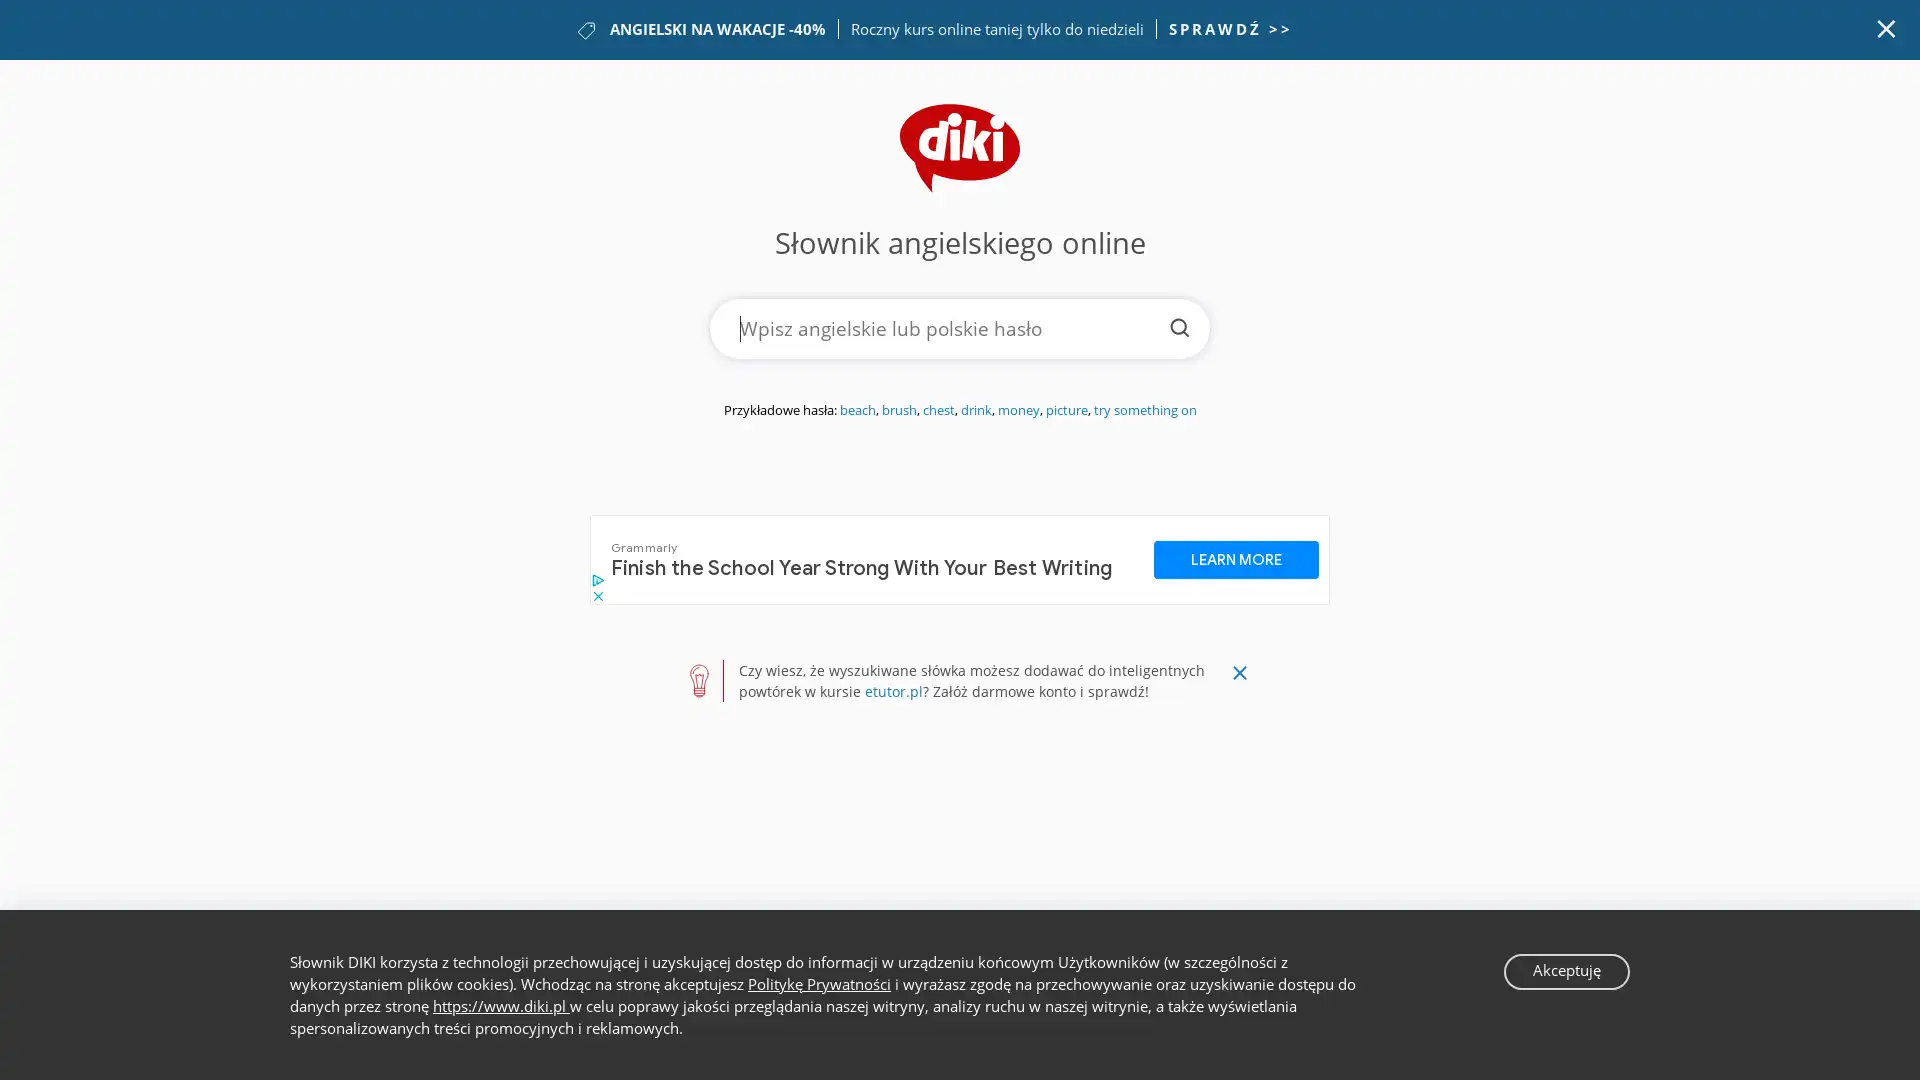 This screenshot has height=1080, width=1920. I want to click on Akceptuje, so click(1565, 970).